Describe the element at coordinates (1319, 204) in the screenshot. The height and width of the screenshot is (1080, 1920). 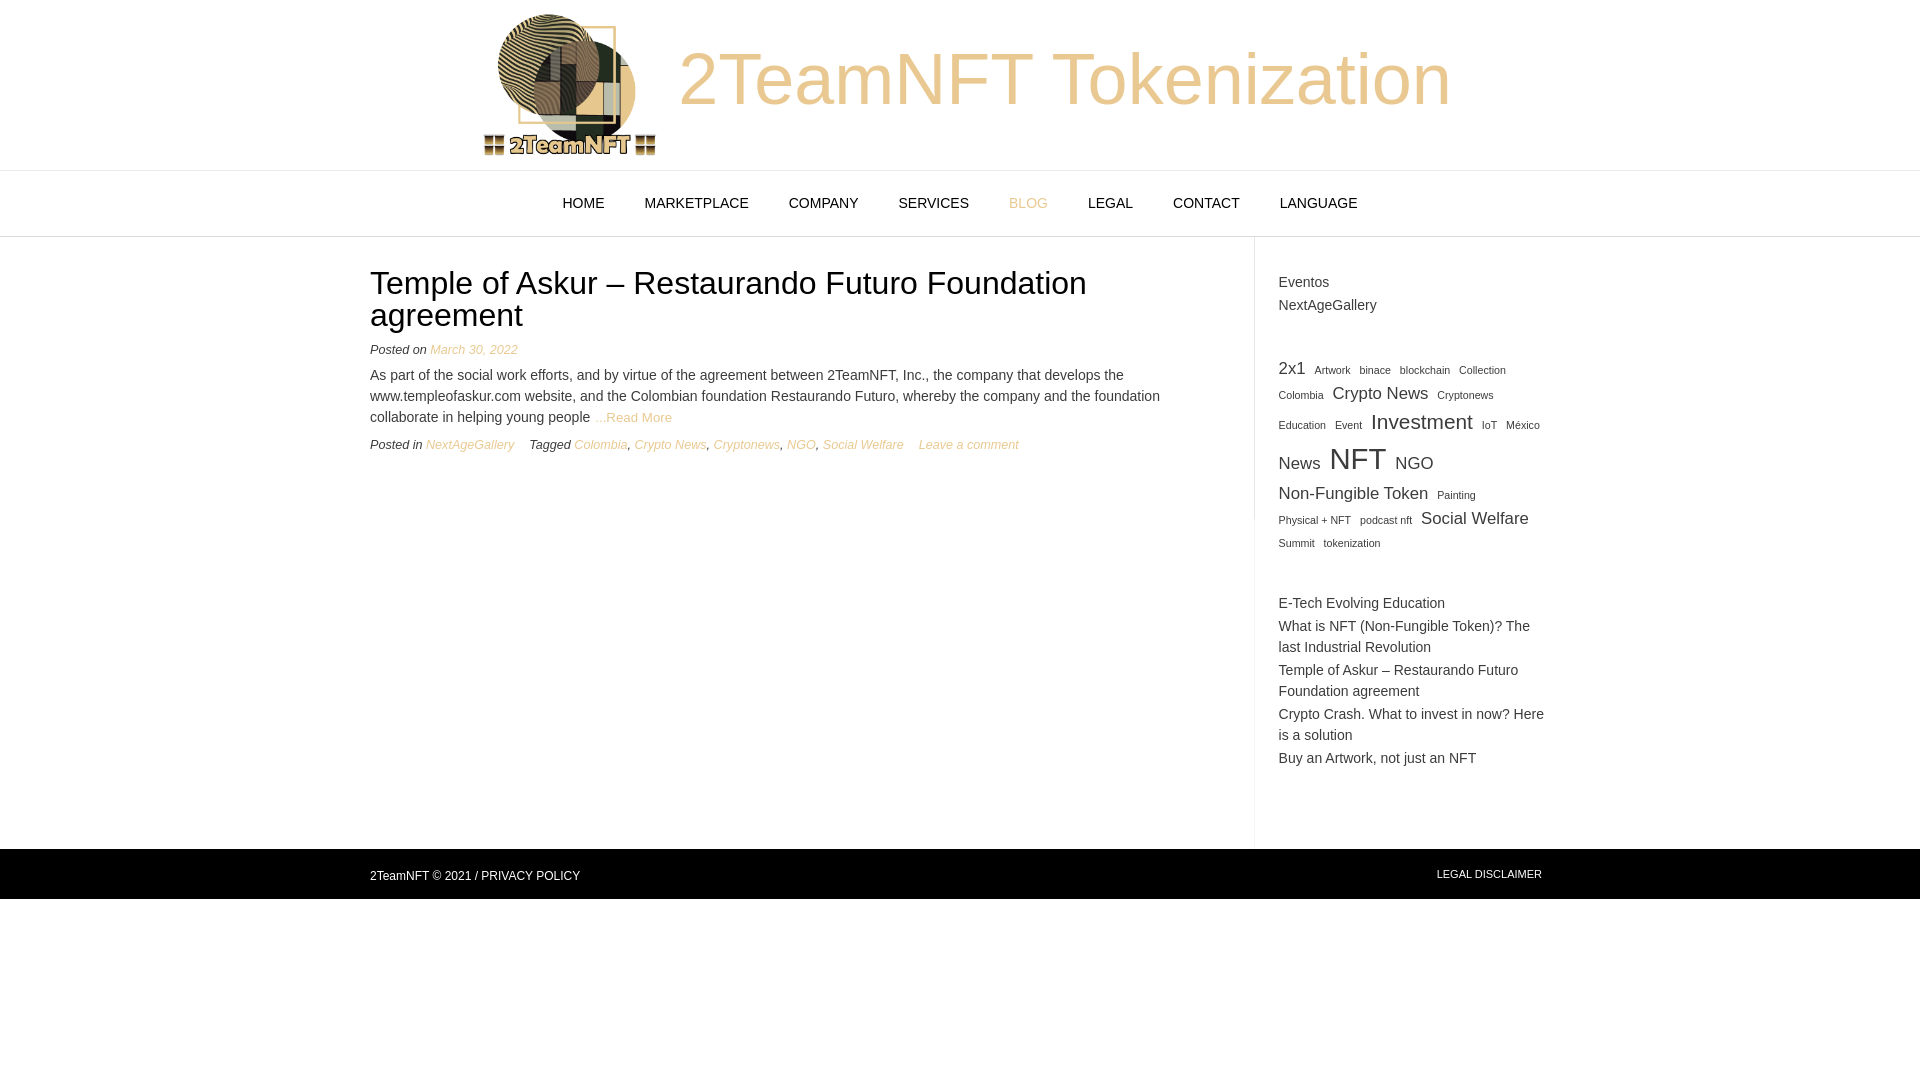
I see `'LANGUAGE'` at that location.